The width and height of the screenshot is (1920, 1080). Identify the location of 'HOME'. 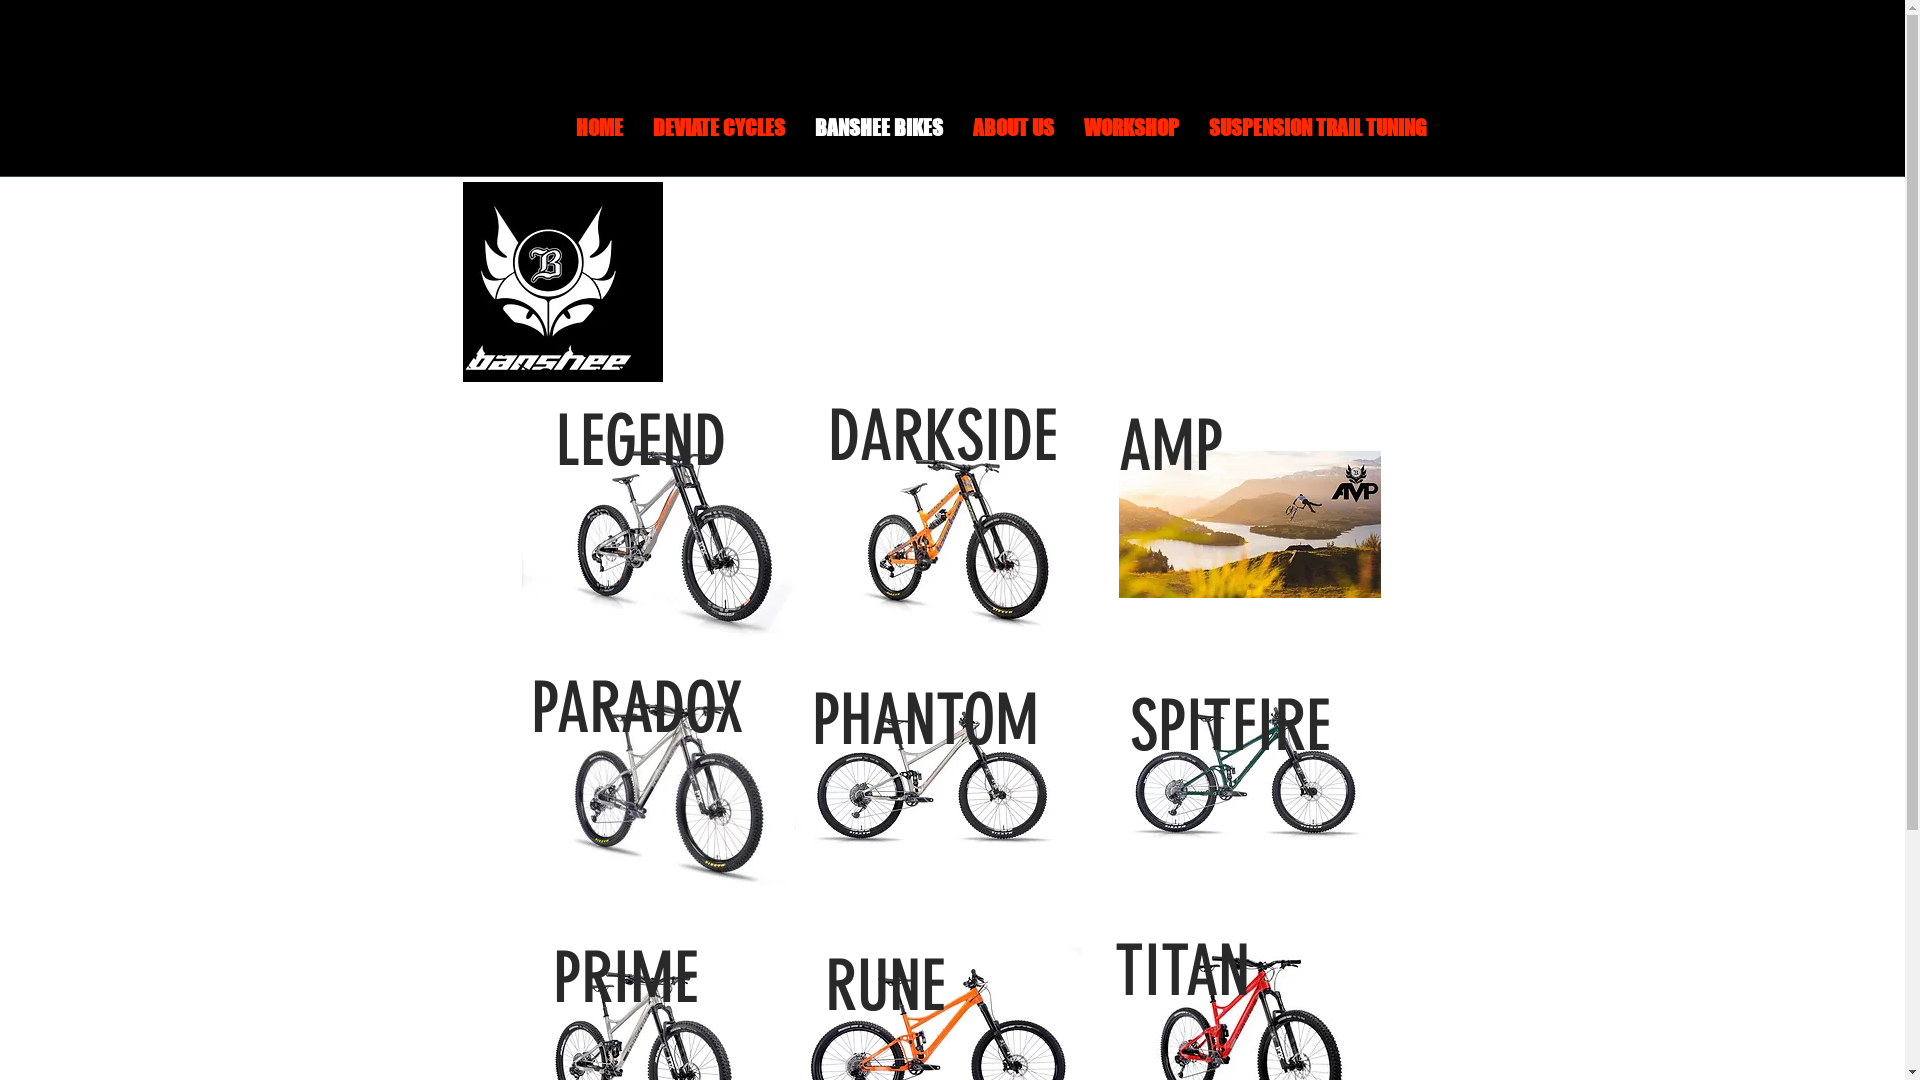
(597, 140).